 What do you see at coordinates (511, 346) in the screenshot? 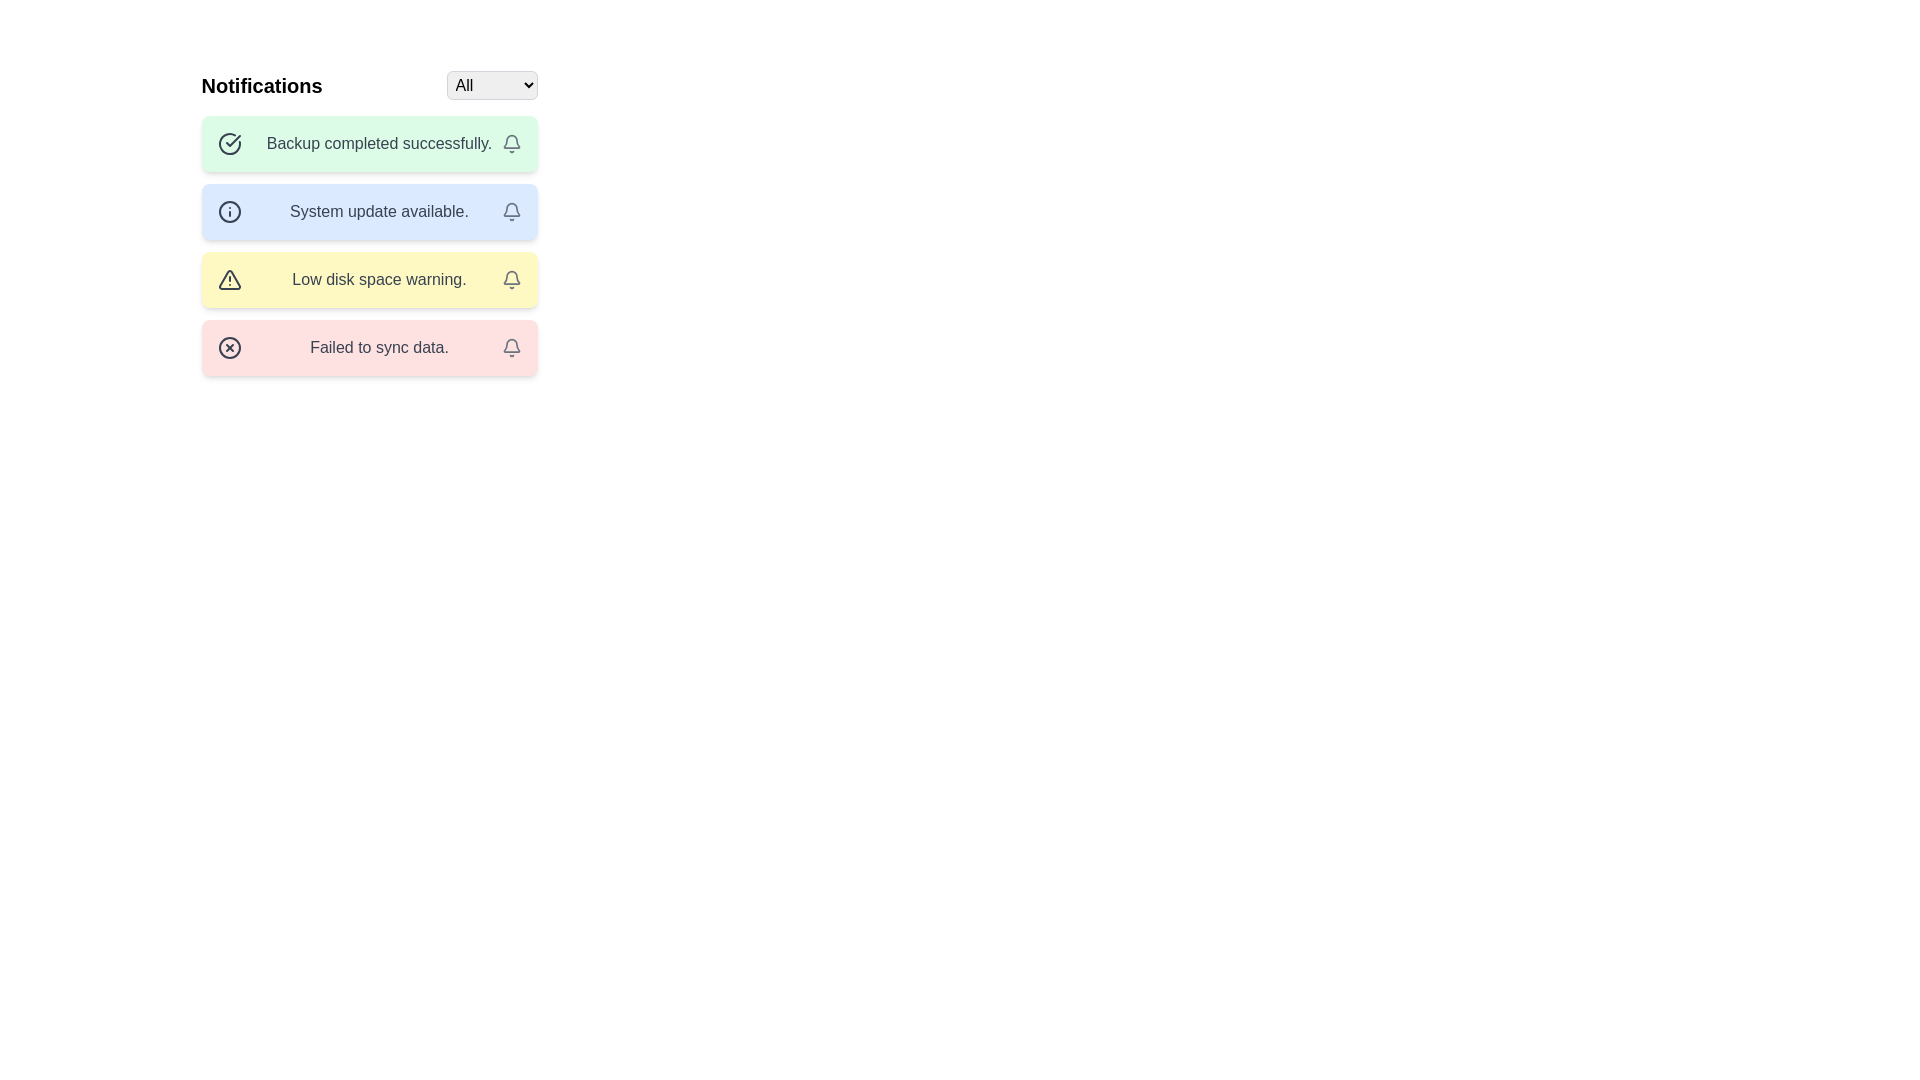
I see `the notification icon on the far right of the 'Failed to sync data' red notification banner to interact with it` at bounding box center [511, 346].